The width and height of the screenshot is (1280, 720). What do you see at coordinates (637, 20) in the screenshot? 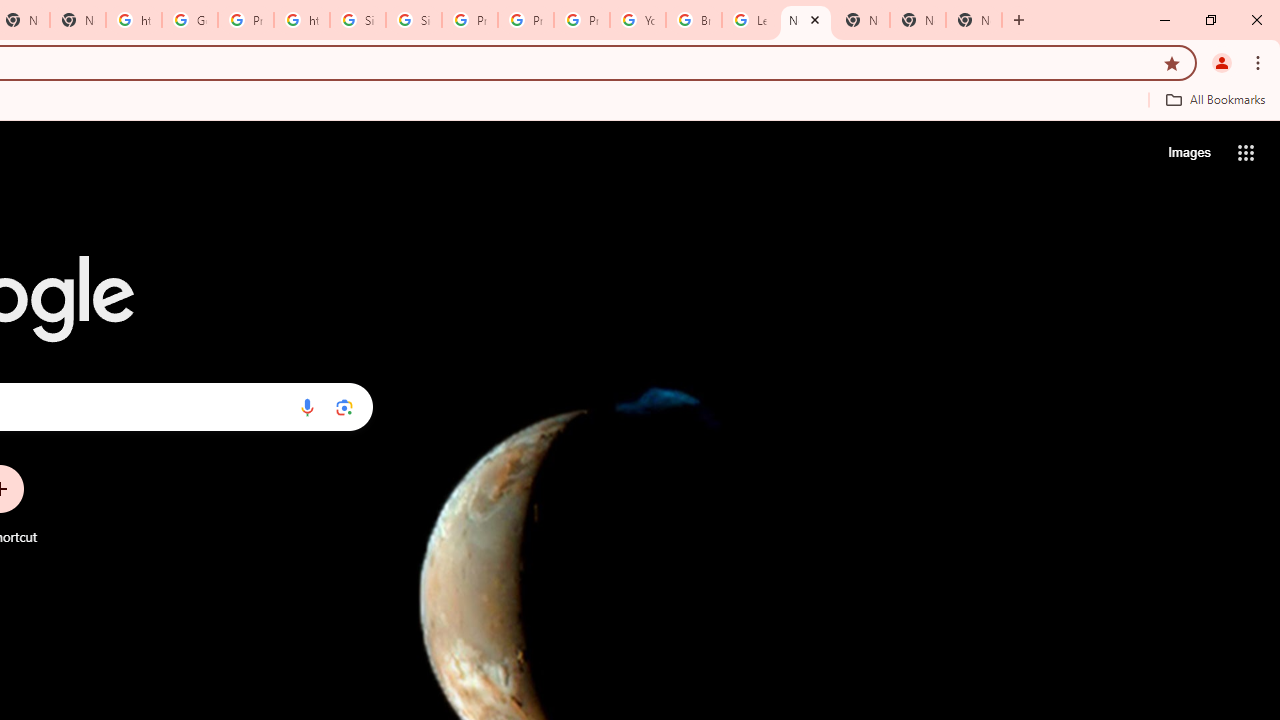
I see `'YouTube'` at bounding box center [637, 20].